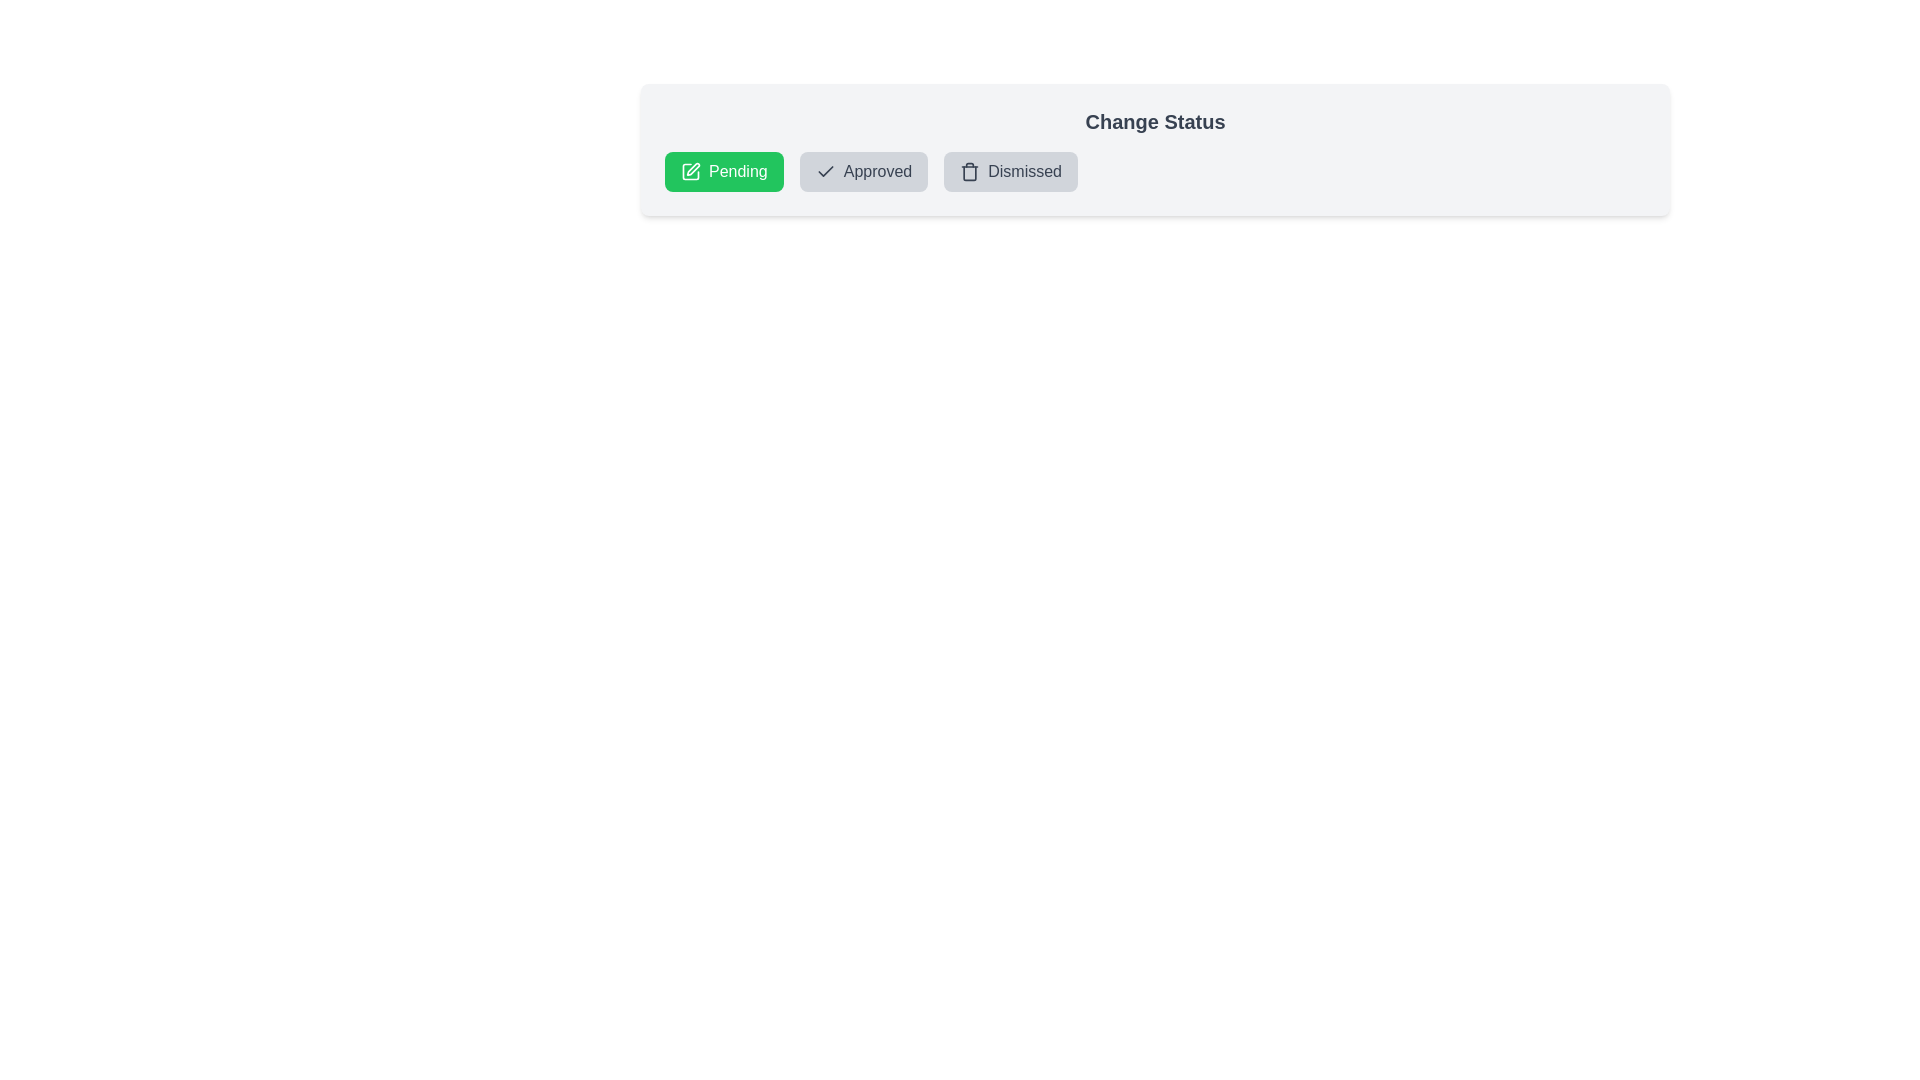 This screenshot has height=1080, width=1920. I want to click on the status chip labeled 'Approved' to view its associated icon, so click(864, 171).